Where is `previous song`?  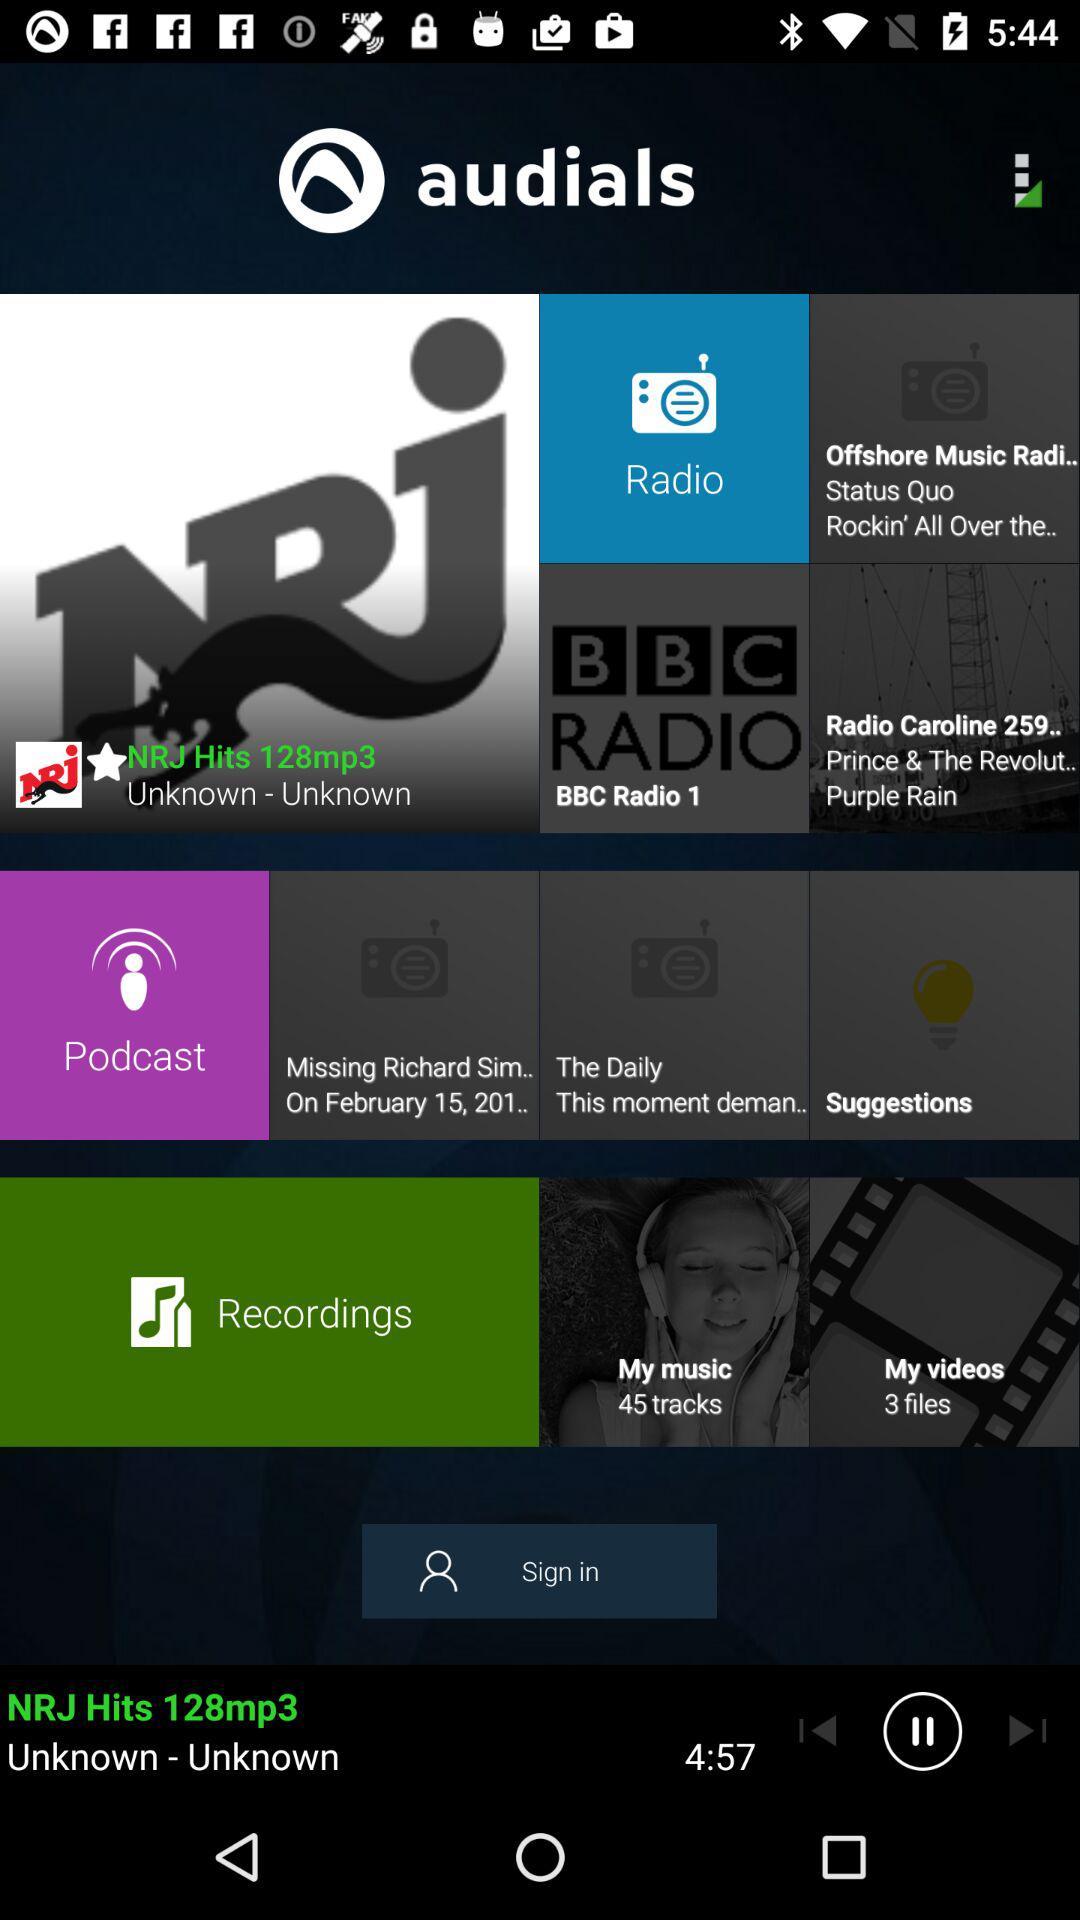 previous song is located at coordinates (817, 1730).